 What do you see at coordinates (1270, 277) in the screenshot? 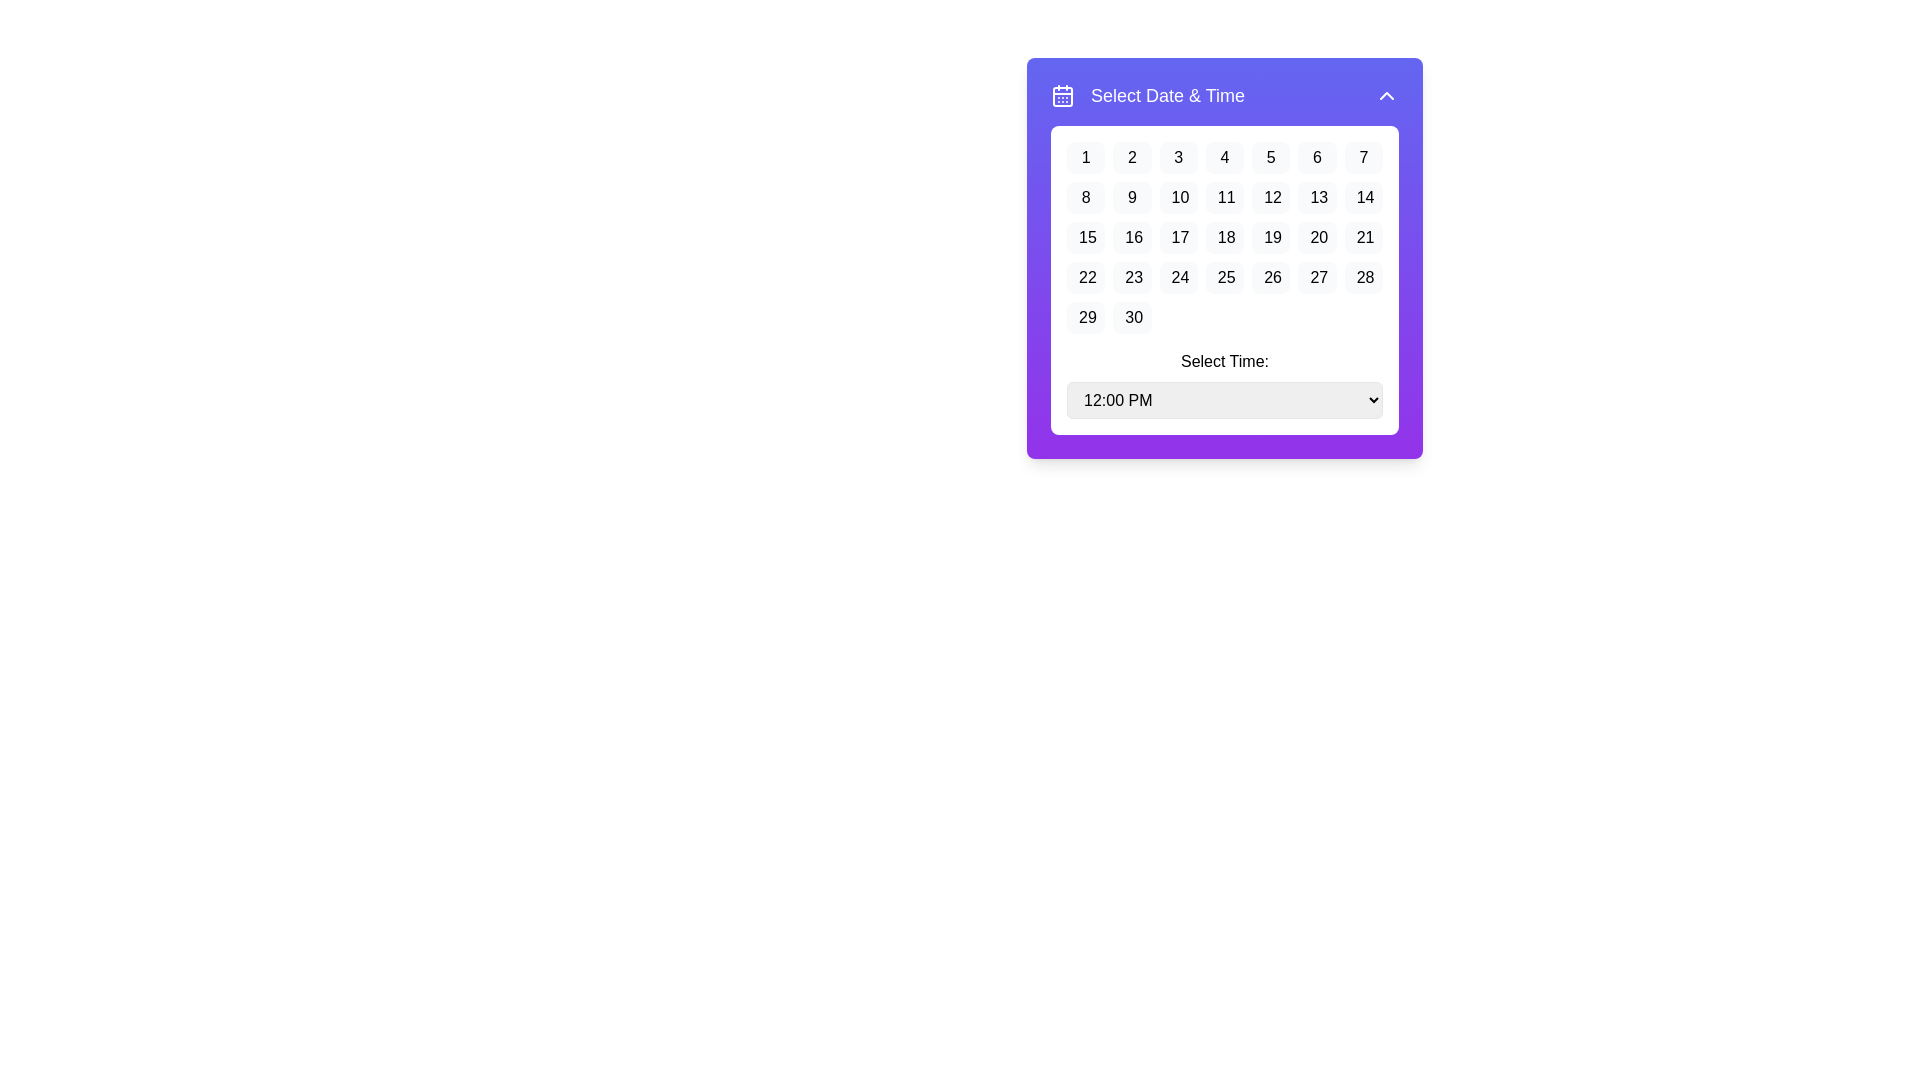
I see `the rounded rectangular button displaying the number '26' in the date selector interface` at bounding box center [1270, 277].